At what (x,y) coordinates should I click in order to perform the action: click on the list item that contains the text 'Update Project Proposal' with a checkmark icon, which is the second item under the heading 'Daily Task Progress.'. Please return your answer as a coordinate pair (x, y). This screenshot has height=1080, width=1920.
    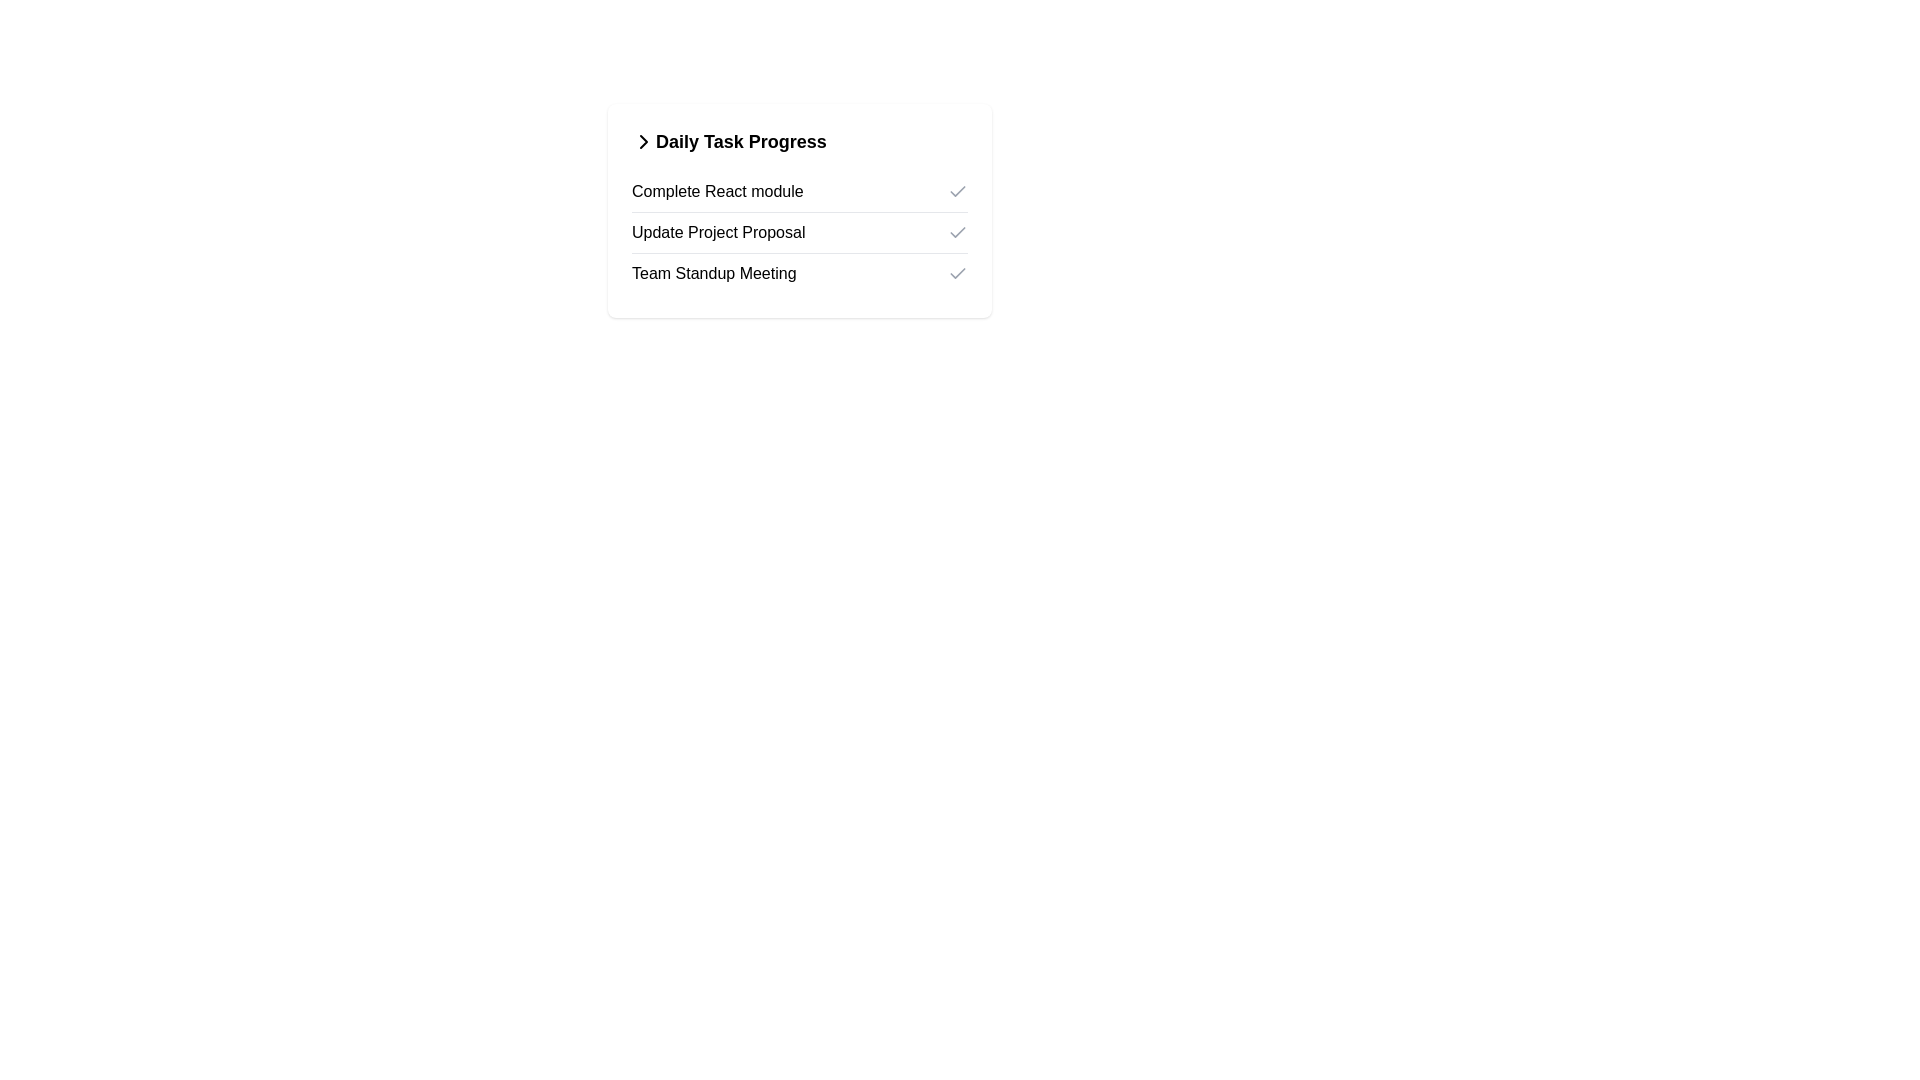
    Looking at the image, I should click on (800, 232).